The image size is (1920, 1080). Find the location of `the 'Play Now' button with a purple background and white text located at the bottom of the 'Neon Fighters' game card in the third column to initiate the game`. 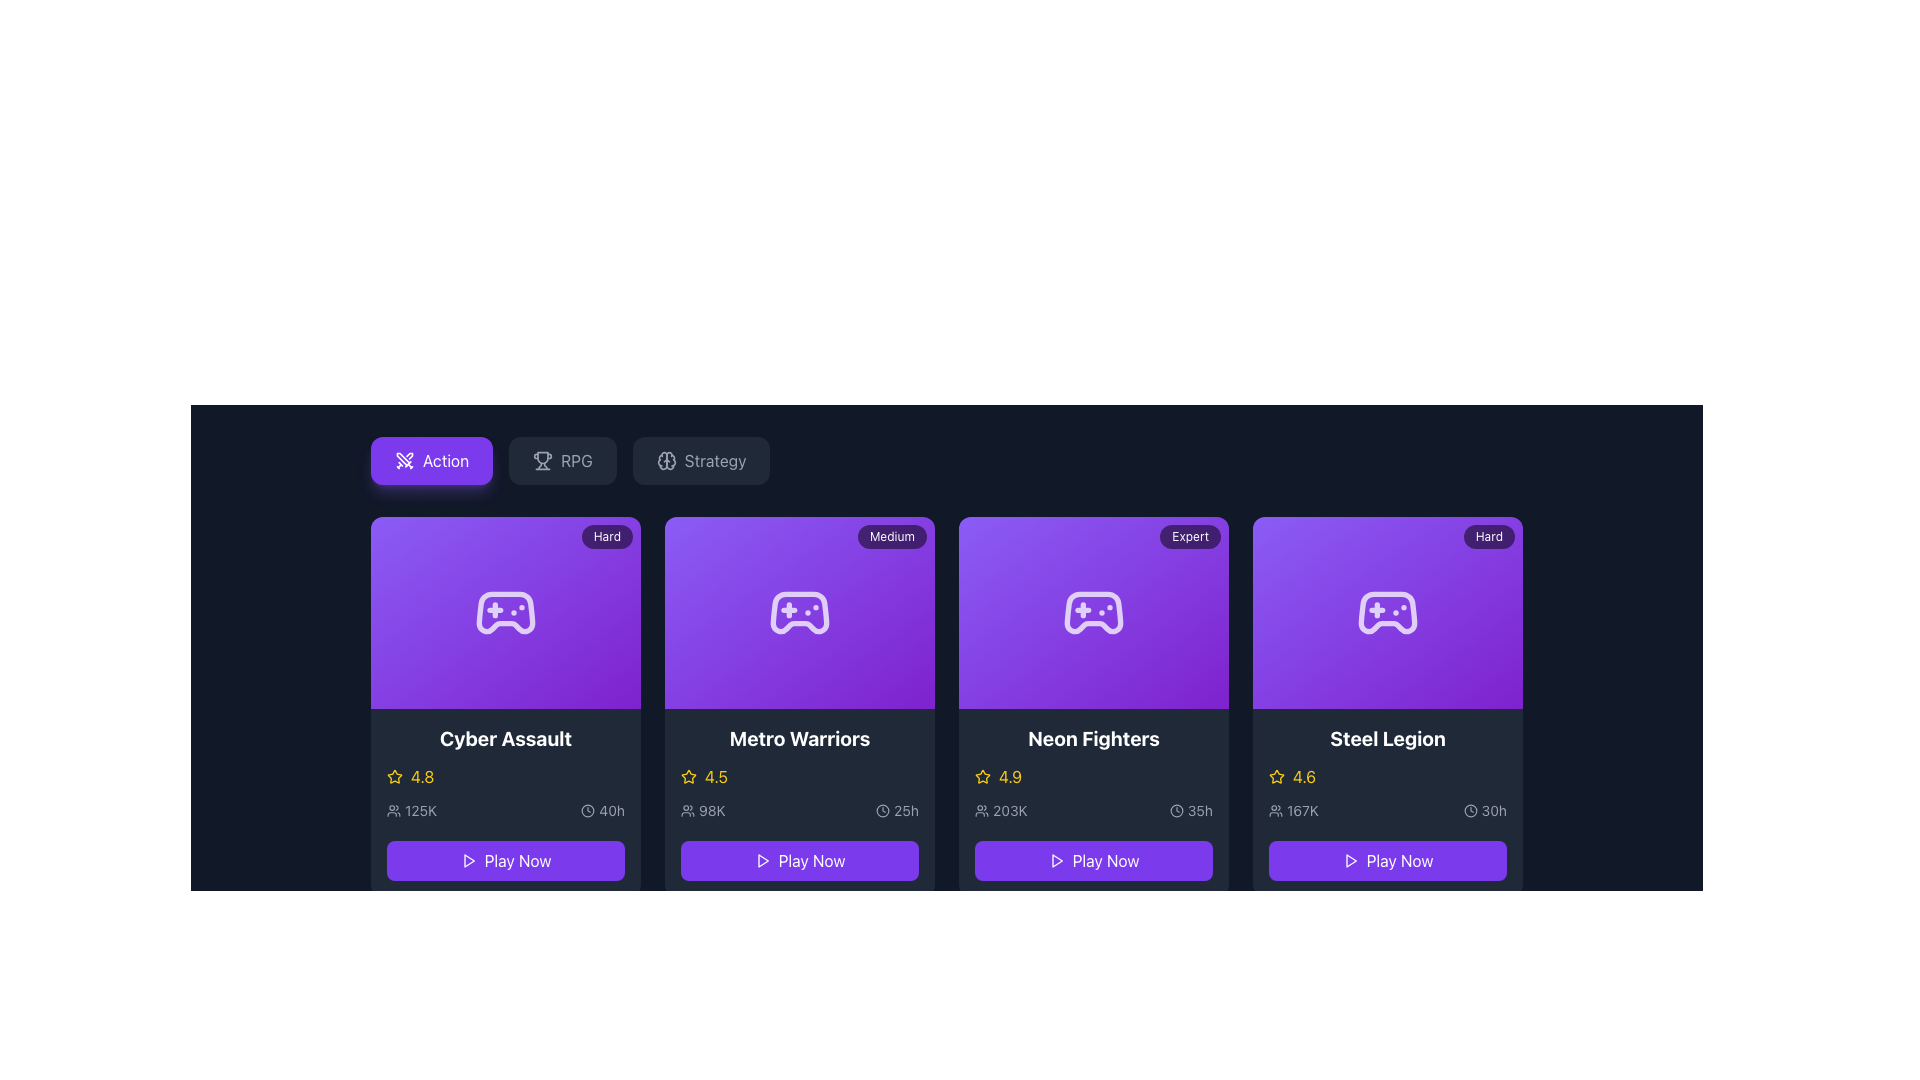

the 'Play Now' button with a purple background and white text located at the bottom of the 'Neon Fighters' game card in the third column to initiate the game is located at coordinates (1093, 859).